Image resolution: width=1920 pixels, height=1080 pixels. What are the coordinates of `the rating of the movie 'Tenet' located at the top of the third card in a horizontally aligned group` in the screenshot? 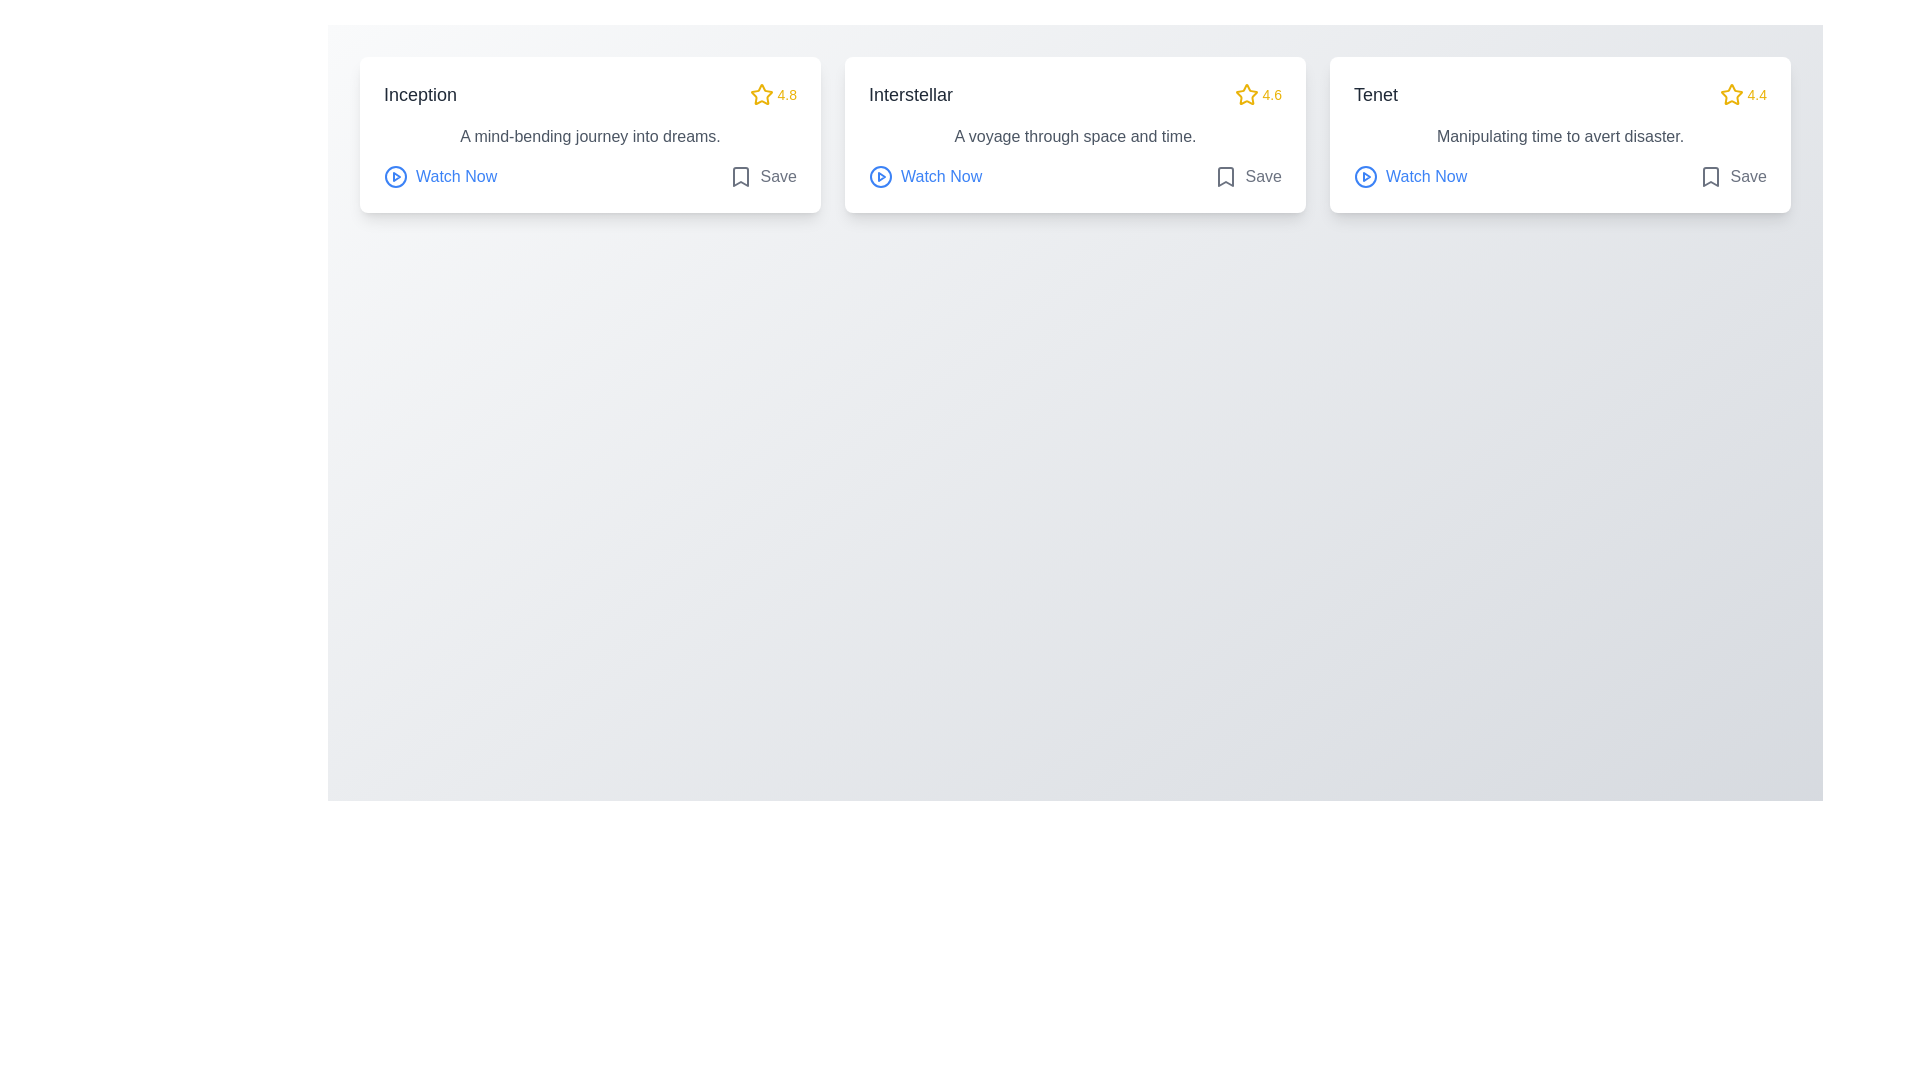 It's located at (1559, 95).